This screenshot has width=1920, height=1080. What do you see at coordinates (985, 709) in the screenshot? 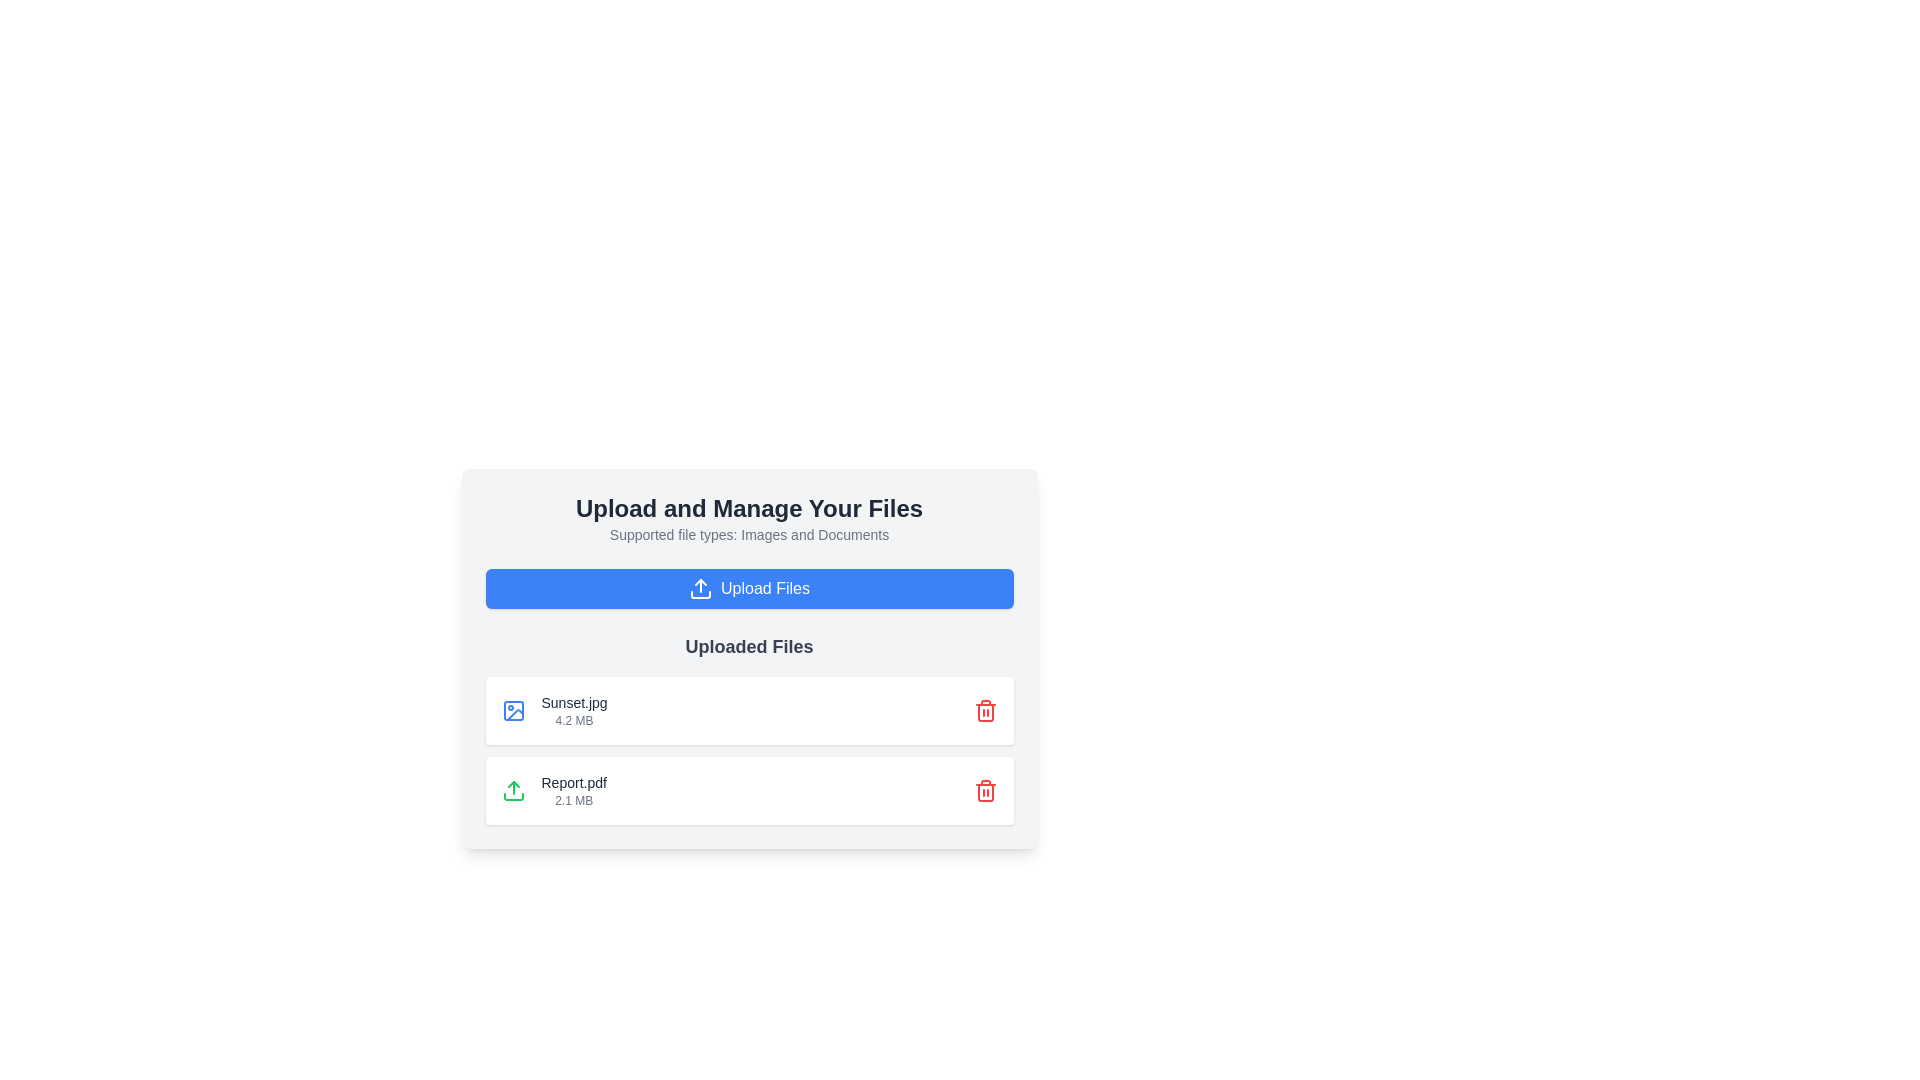
I see `the delete button located at the upper-right section of the card displaying the file 'Sunset.jpg'` at bounding box center [985, 709].